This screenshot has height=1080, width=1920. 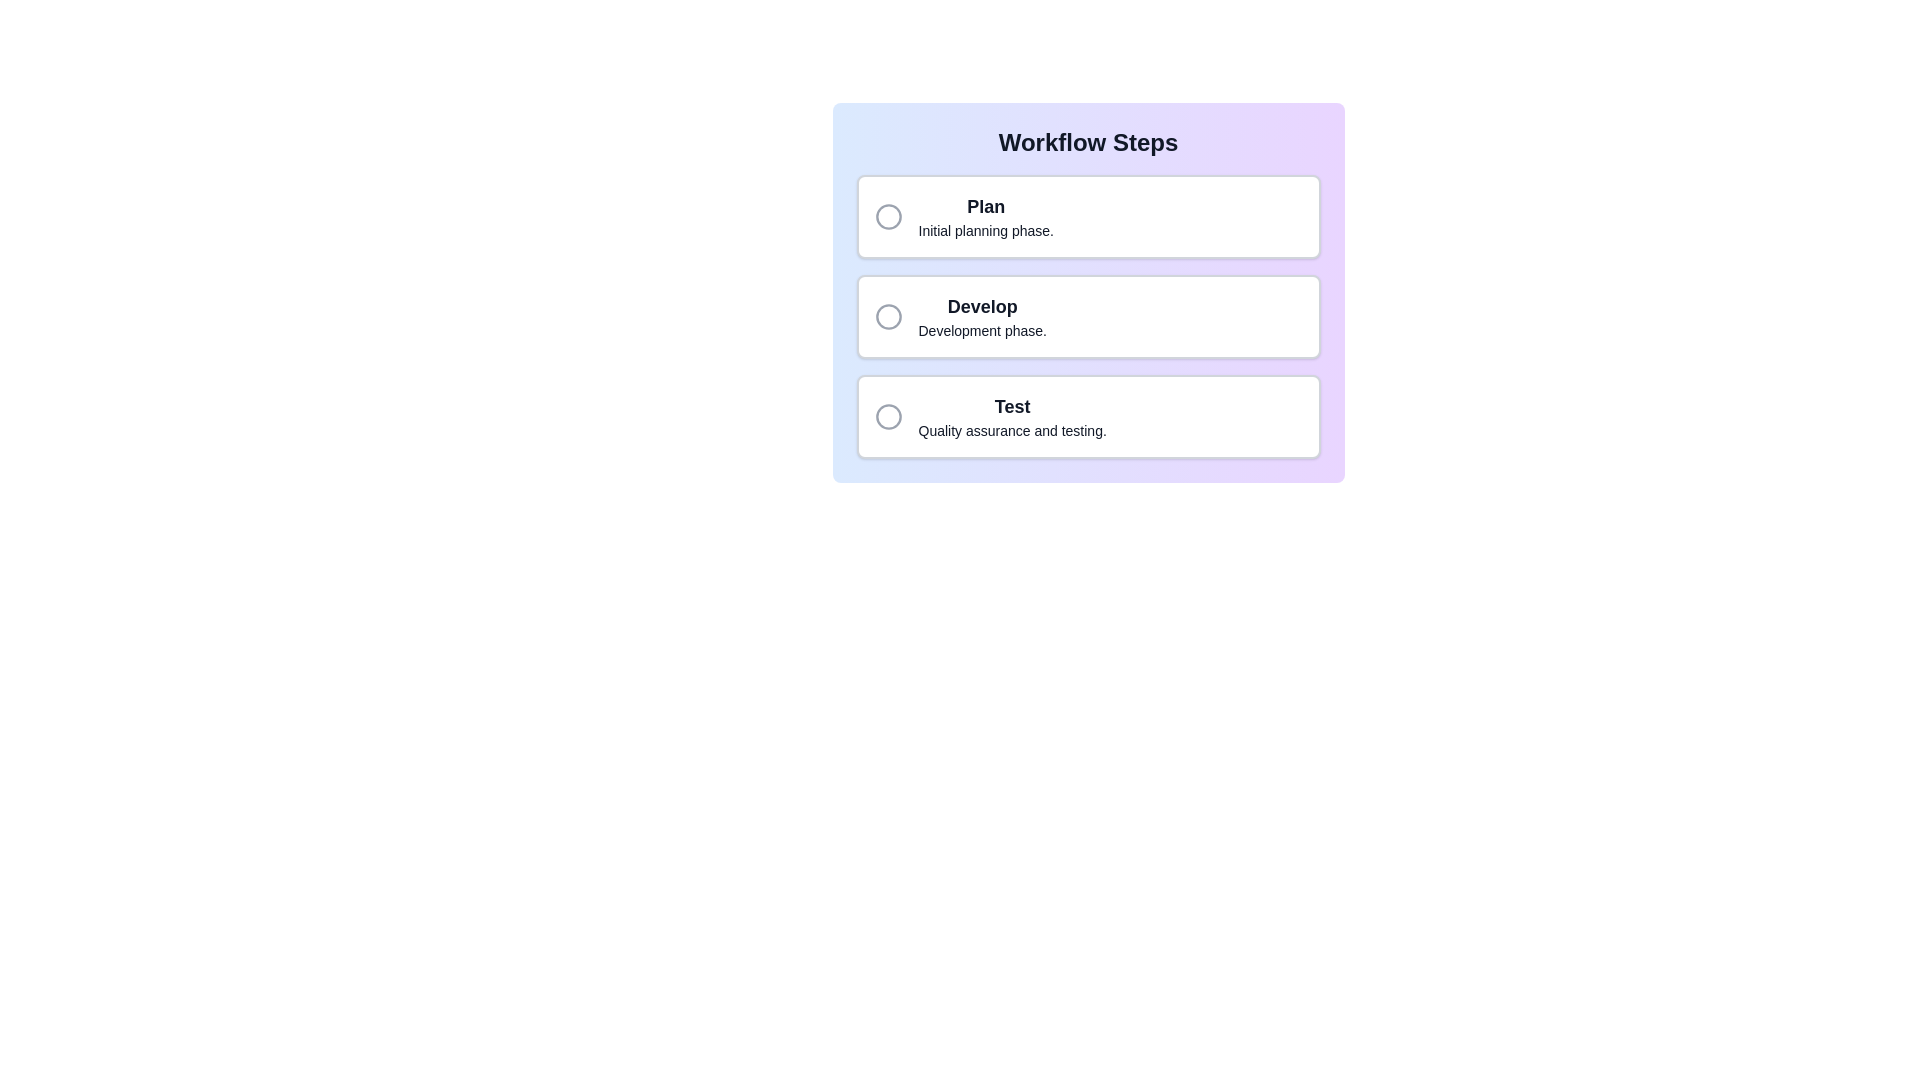 I want to click on text content of the descriptive subtitle located directly underneath the 'Develop' text in the vertical workflow list, so click(x=982, y=330).